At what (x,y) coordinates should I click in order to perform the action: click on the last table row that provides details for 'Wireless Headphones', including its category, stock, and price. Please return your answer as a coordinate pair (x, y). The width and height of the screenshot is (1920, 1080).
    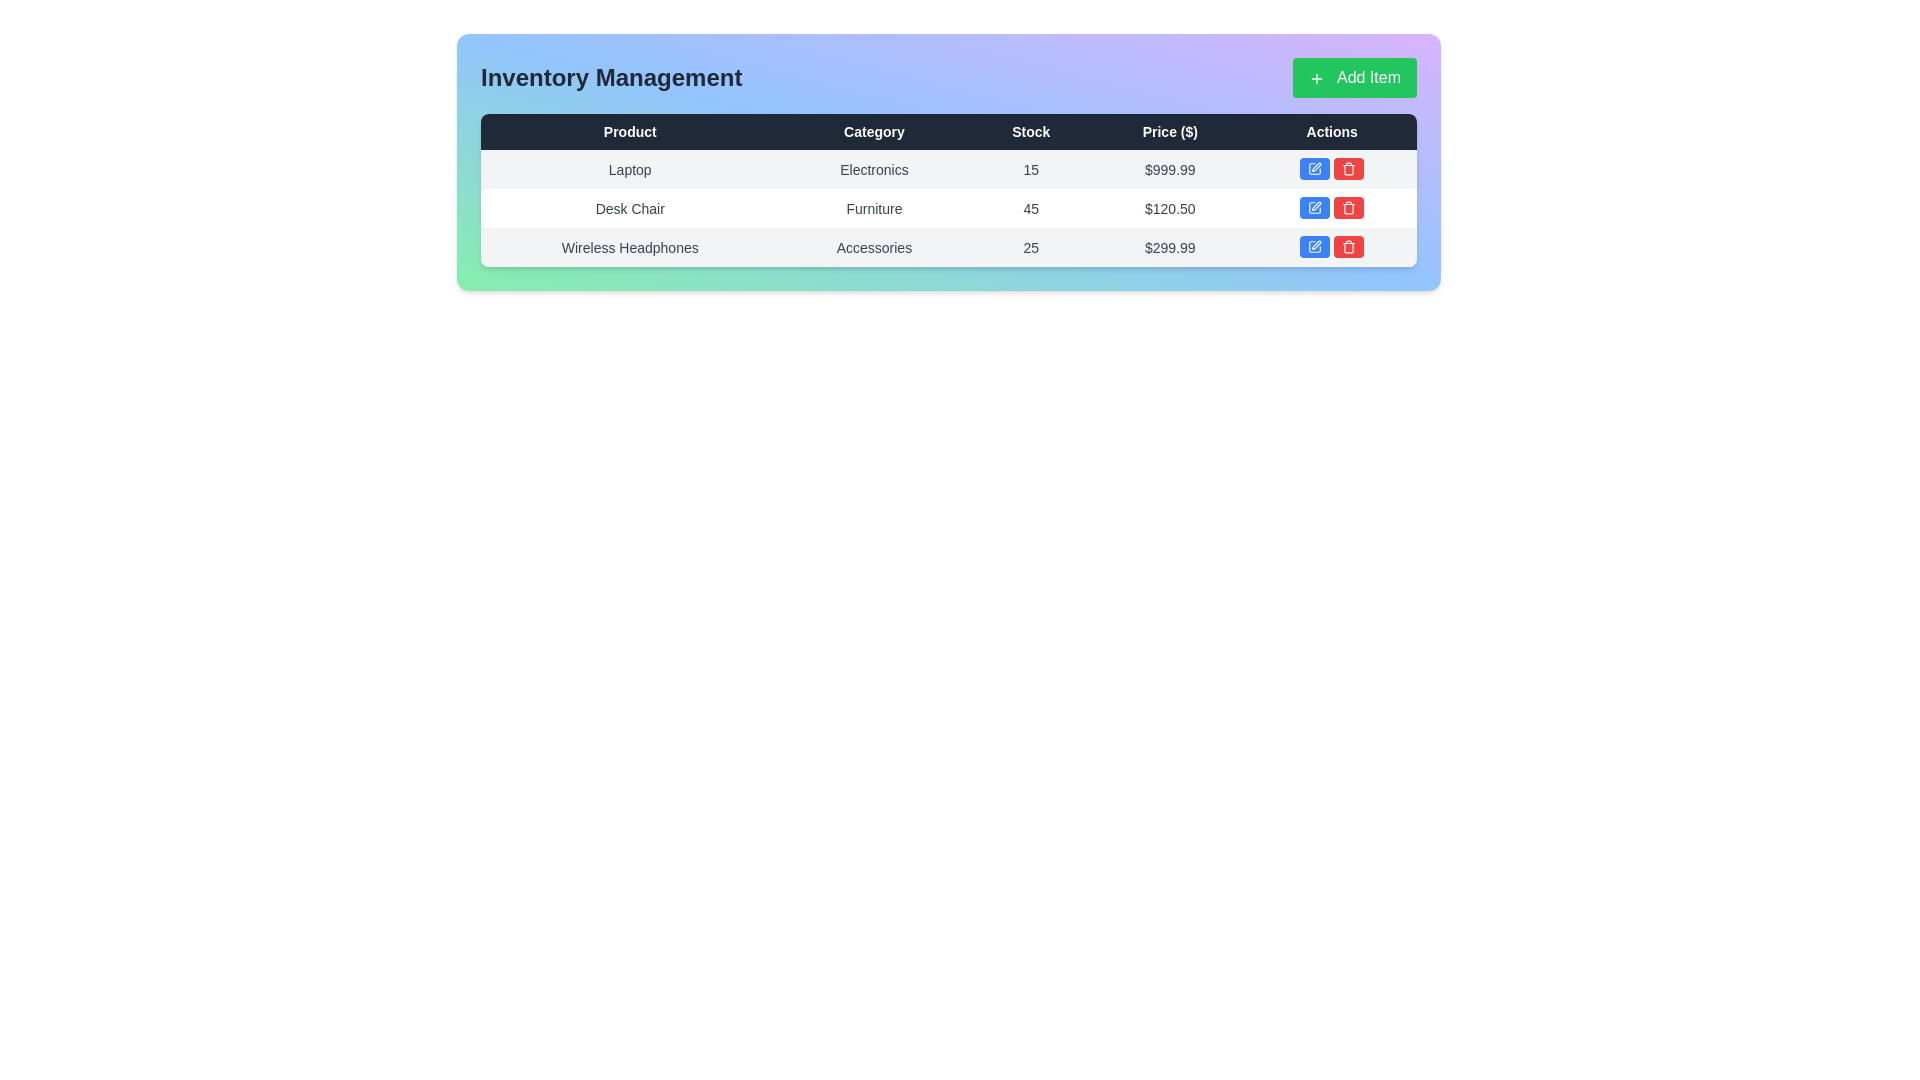
    Looking at the image, I should click on (948, 246).